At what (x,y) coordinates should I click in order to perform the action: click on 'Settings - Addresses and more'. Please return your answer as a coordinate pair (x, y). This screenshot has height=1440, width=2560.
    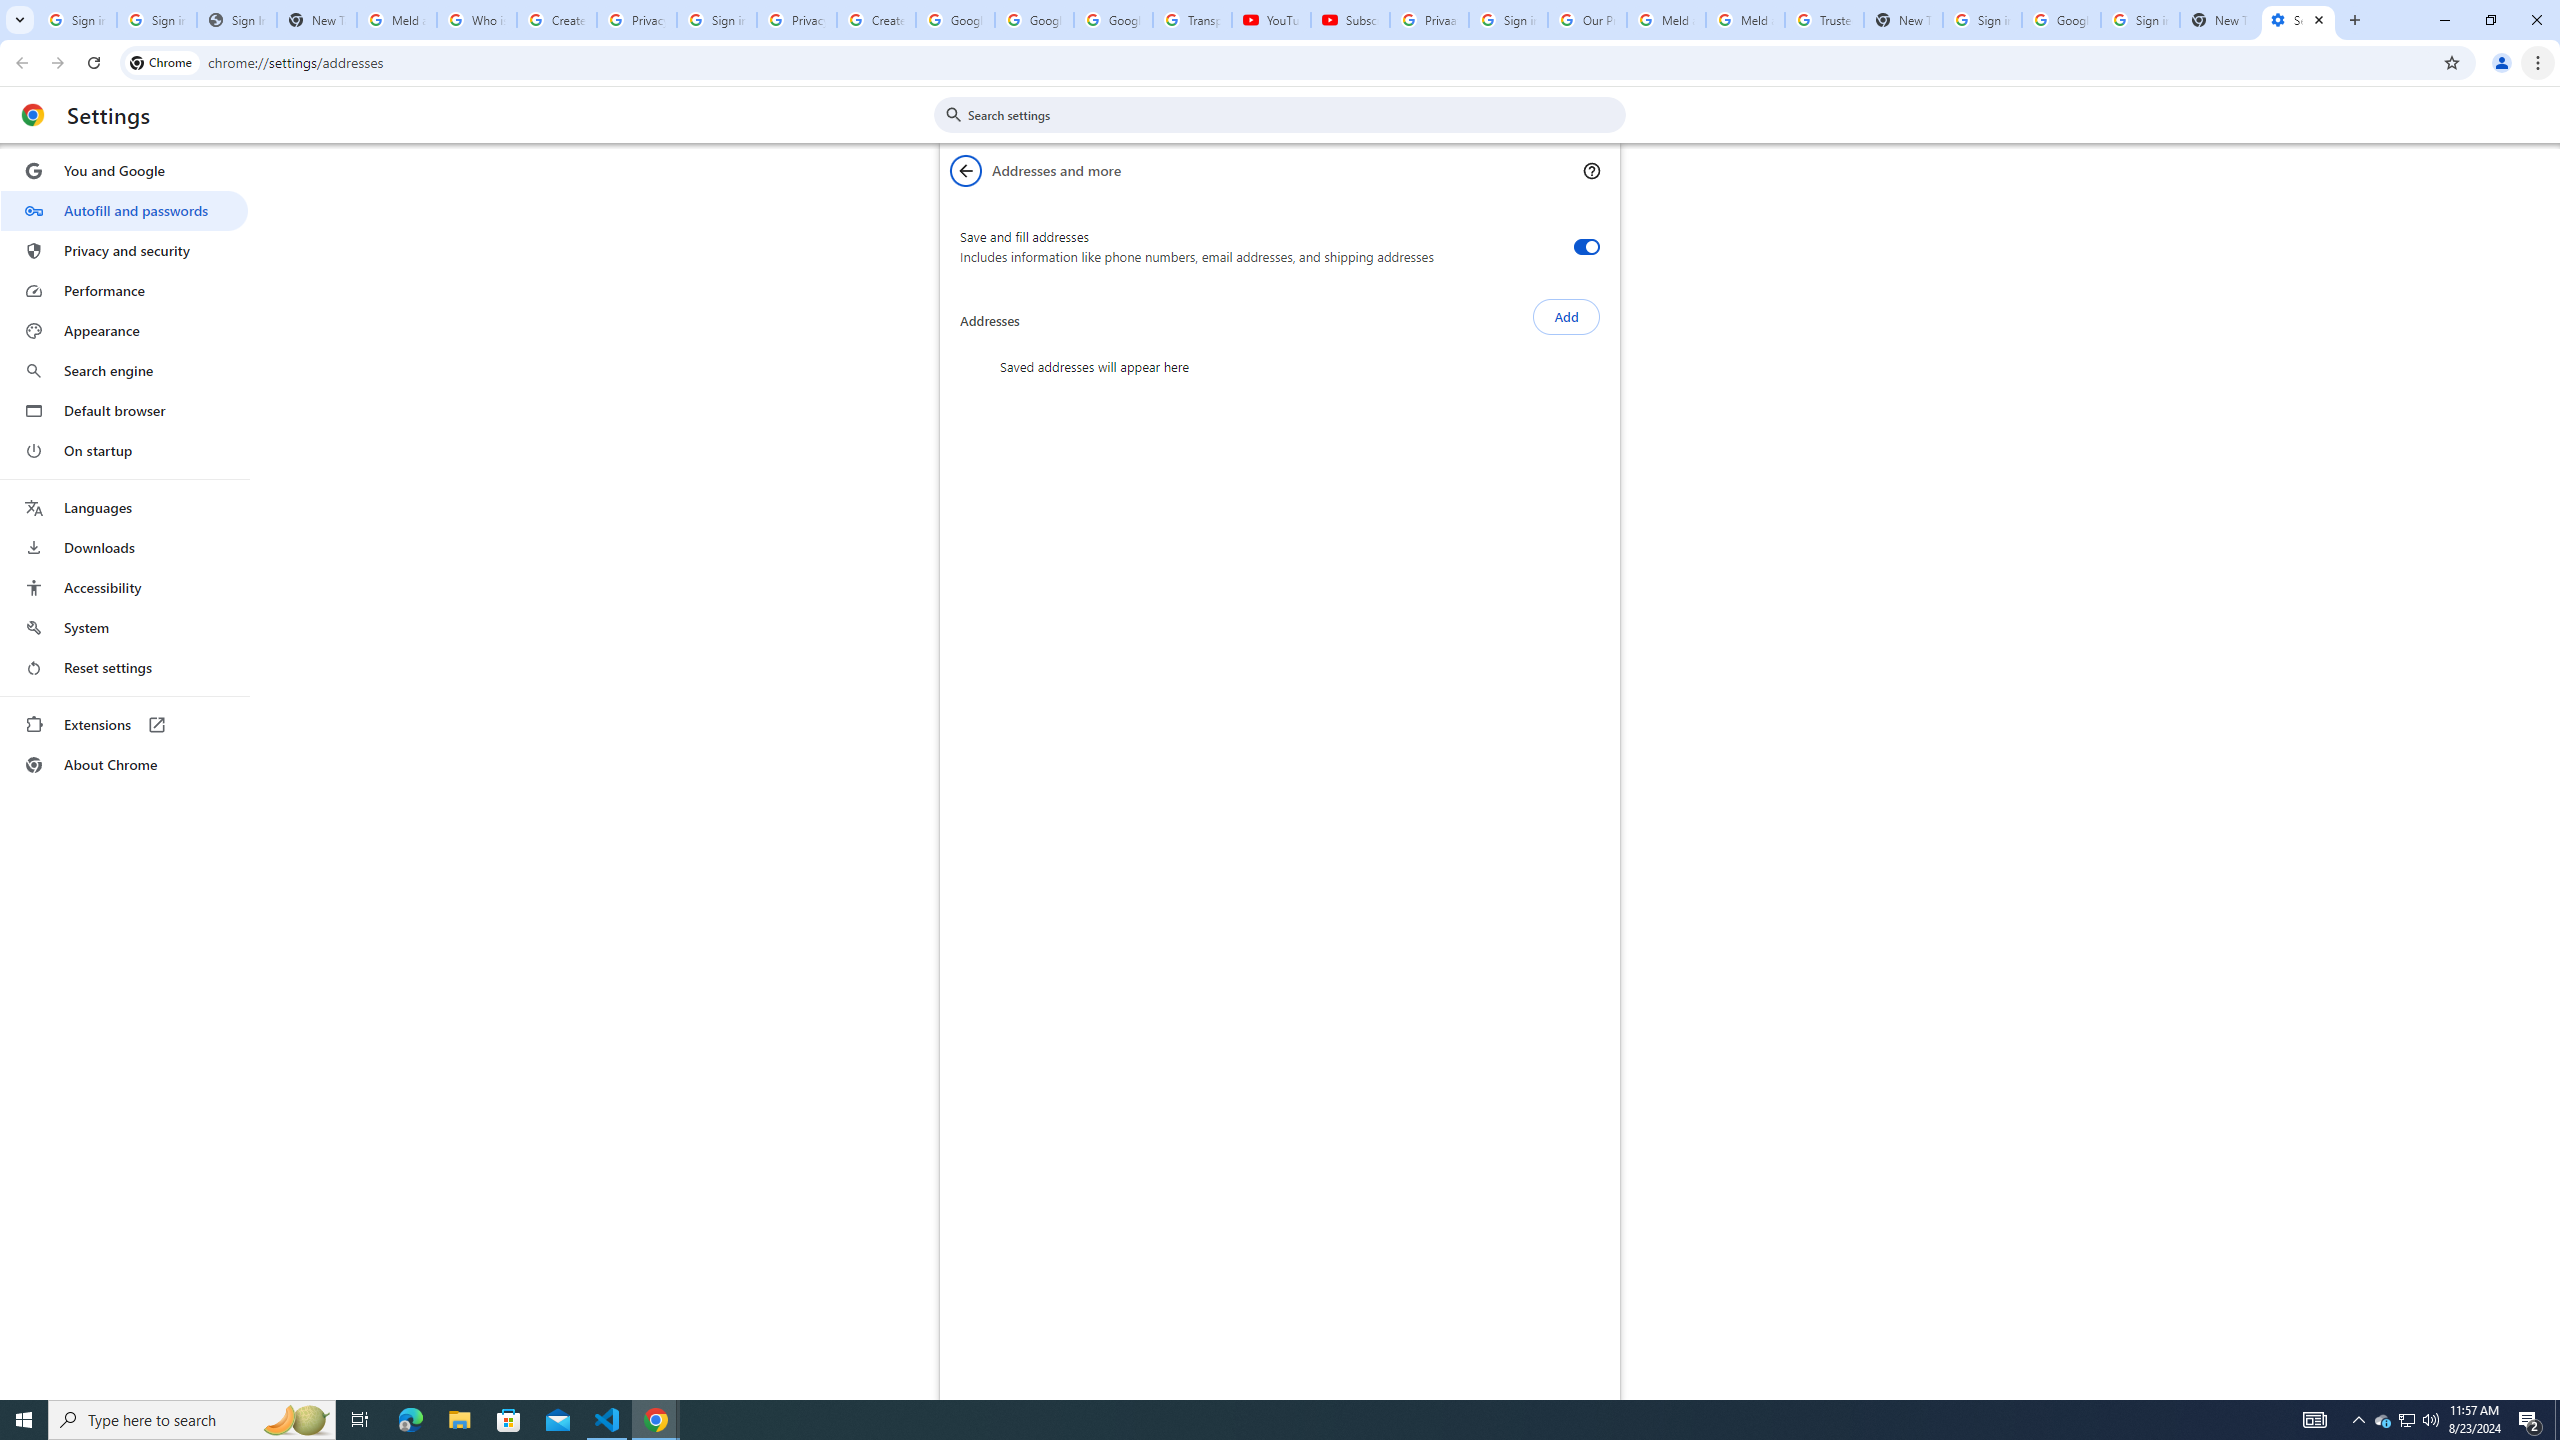
    Looking at the image, I should click on (2298, 19).